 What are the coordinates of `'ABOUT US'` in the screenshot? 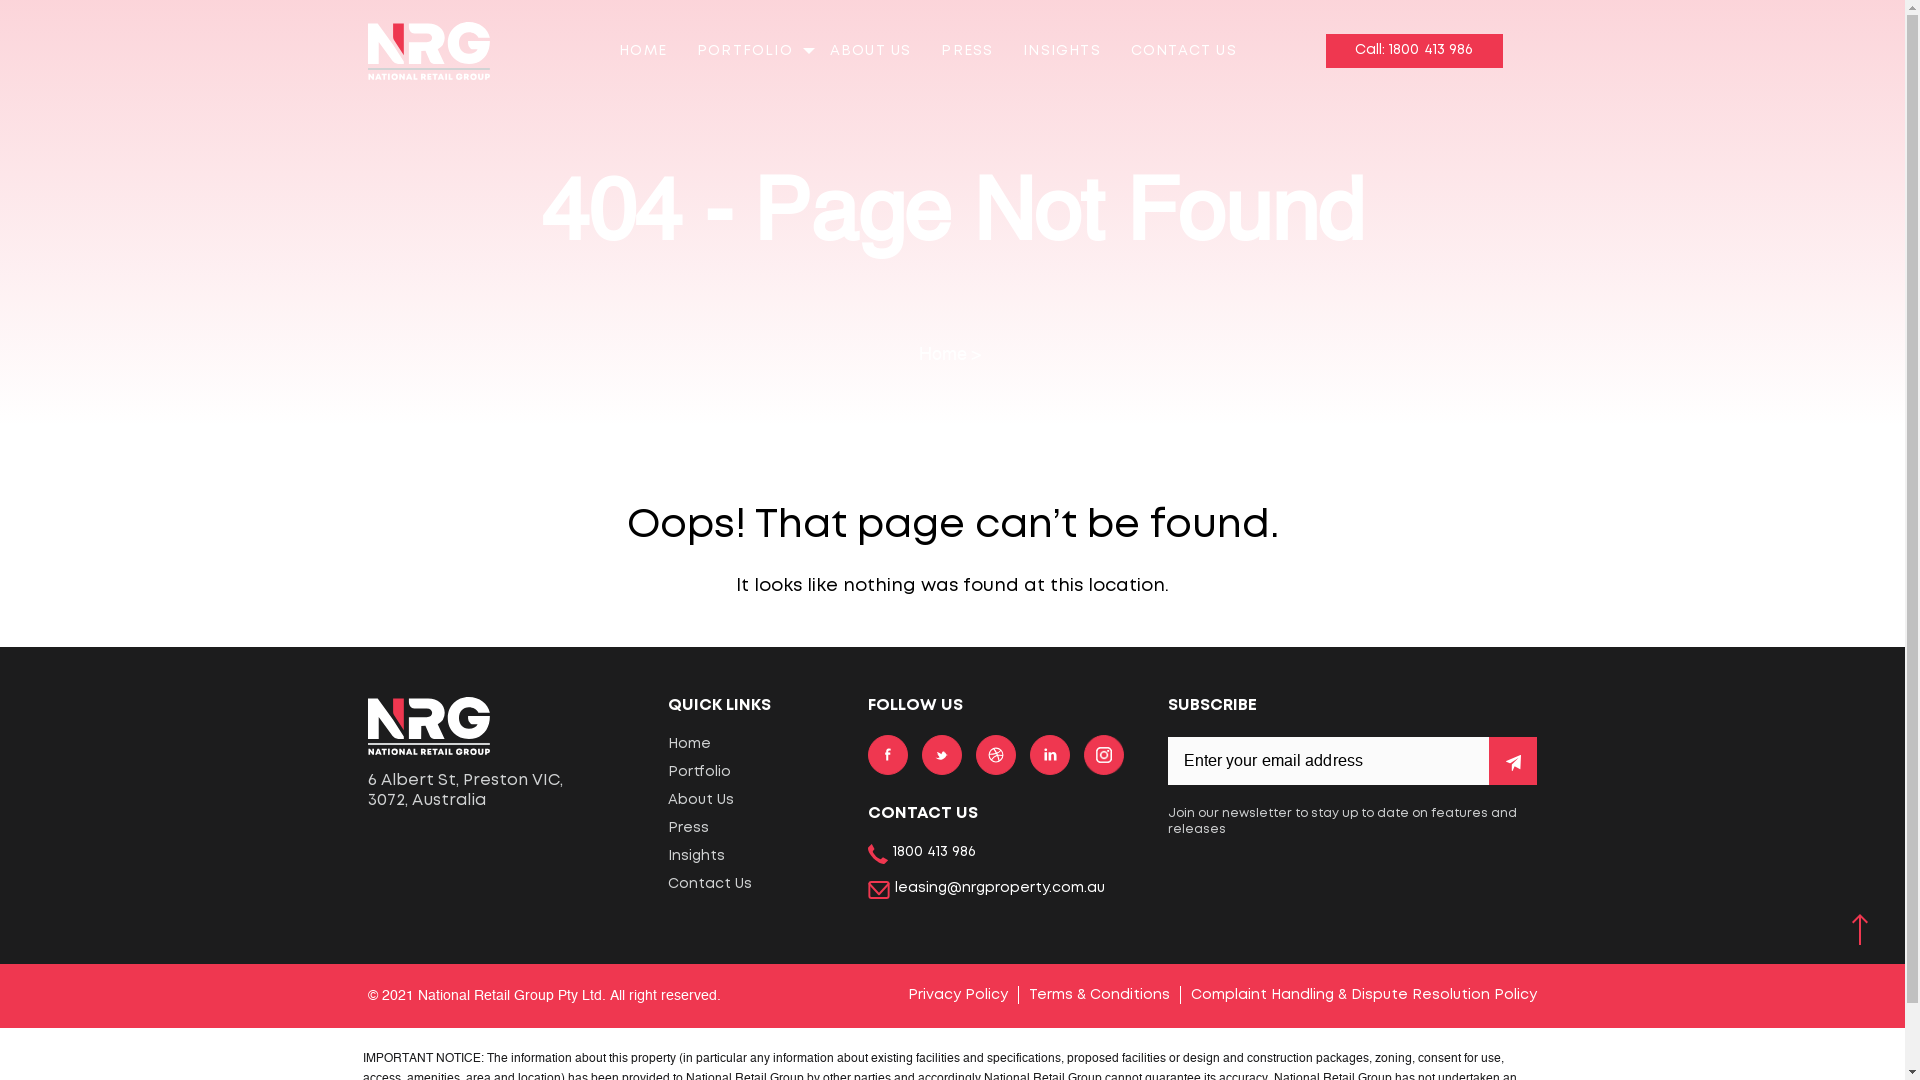 It's located at (870, 49).